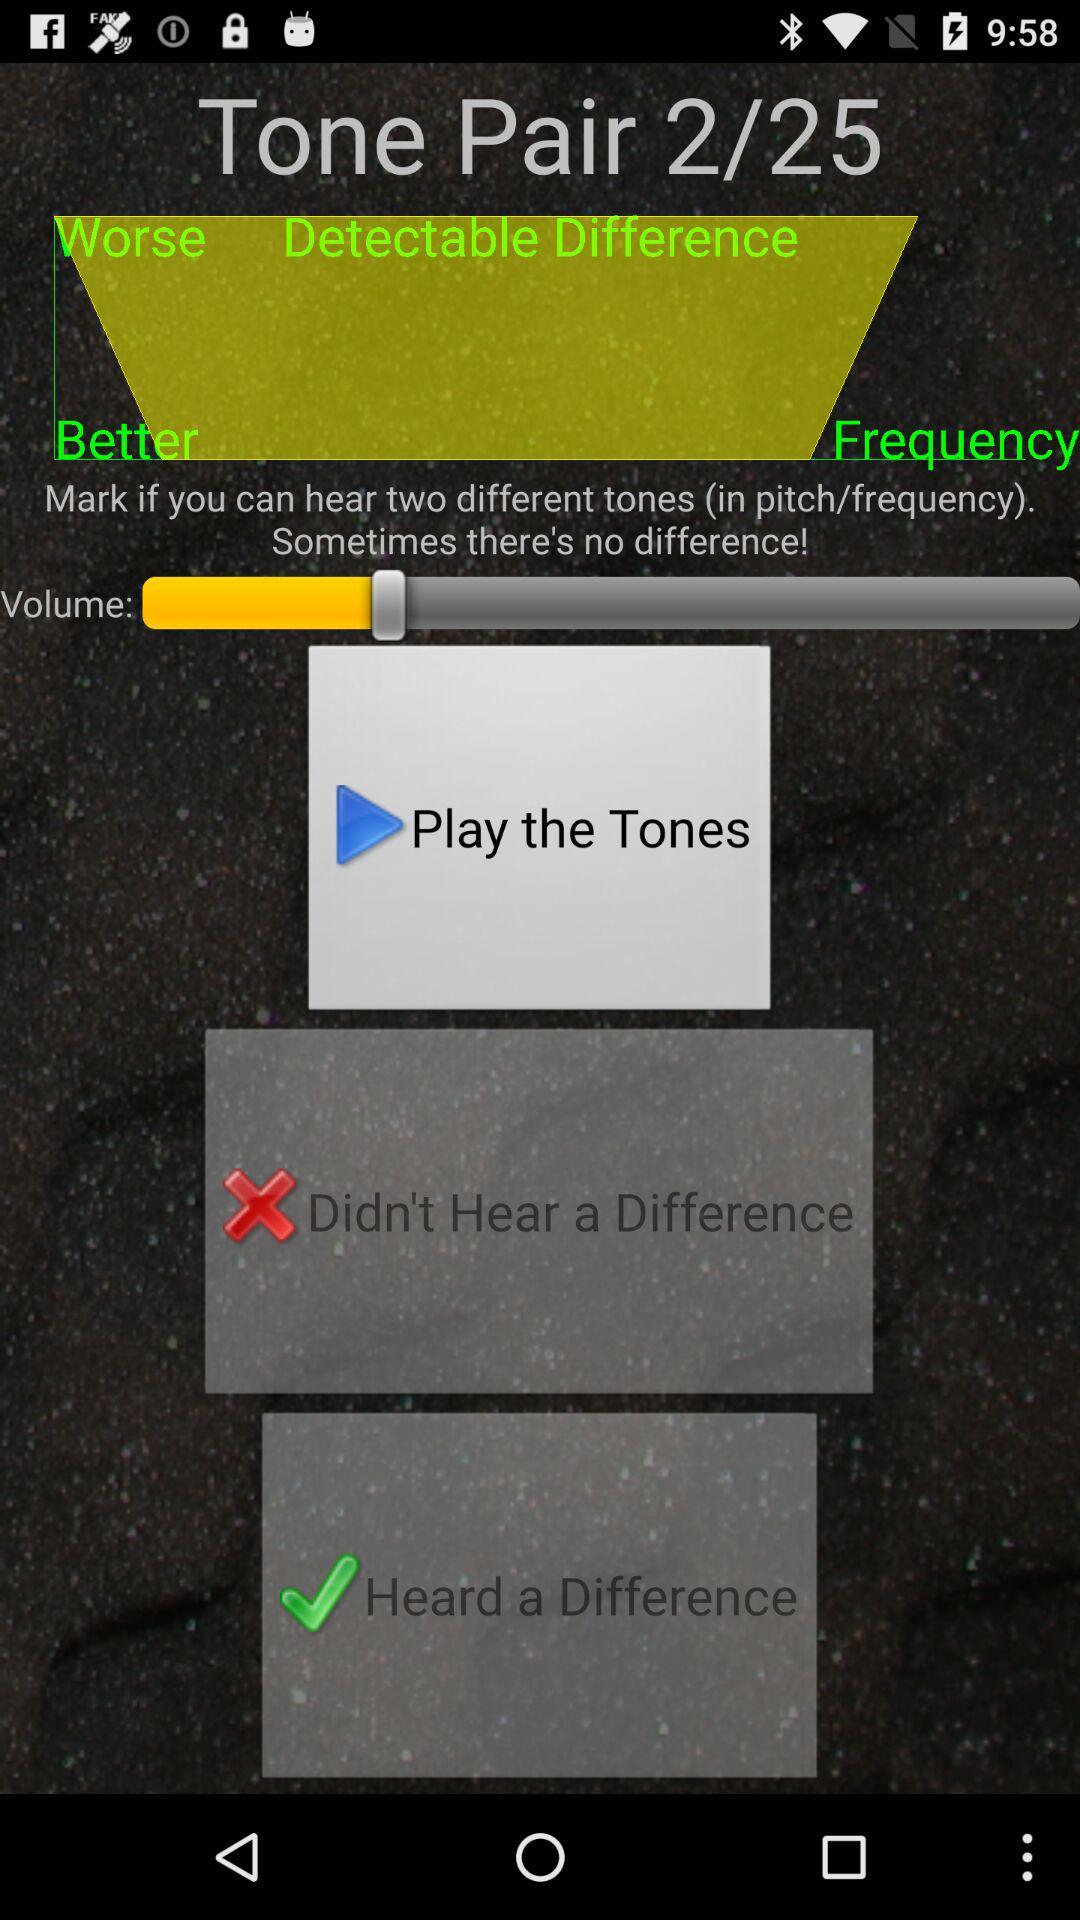 The width and height of the screenshot is (1080, 1920). Describe the element at coordinates (540, 833) in the screenshot. I see `the play the tones icon` at that location.